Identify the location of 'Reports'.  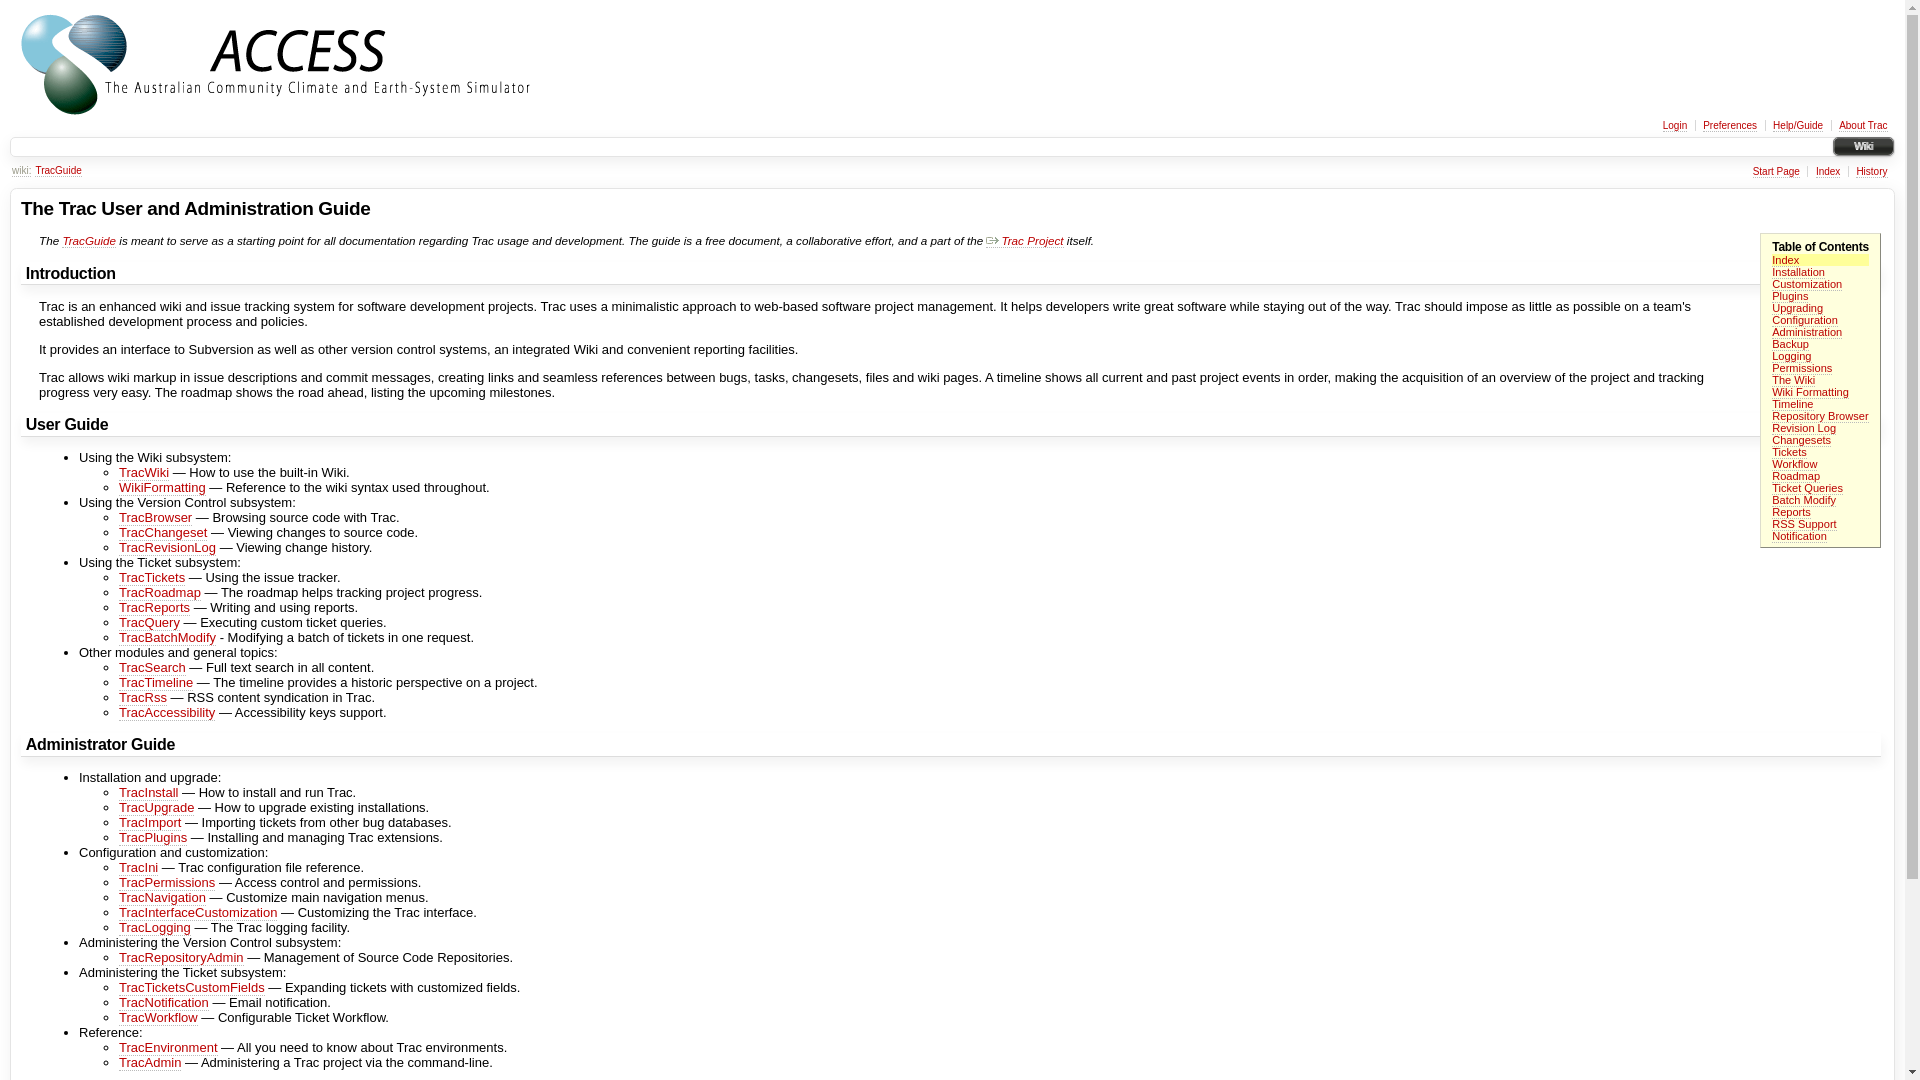
(1791, 511).